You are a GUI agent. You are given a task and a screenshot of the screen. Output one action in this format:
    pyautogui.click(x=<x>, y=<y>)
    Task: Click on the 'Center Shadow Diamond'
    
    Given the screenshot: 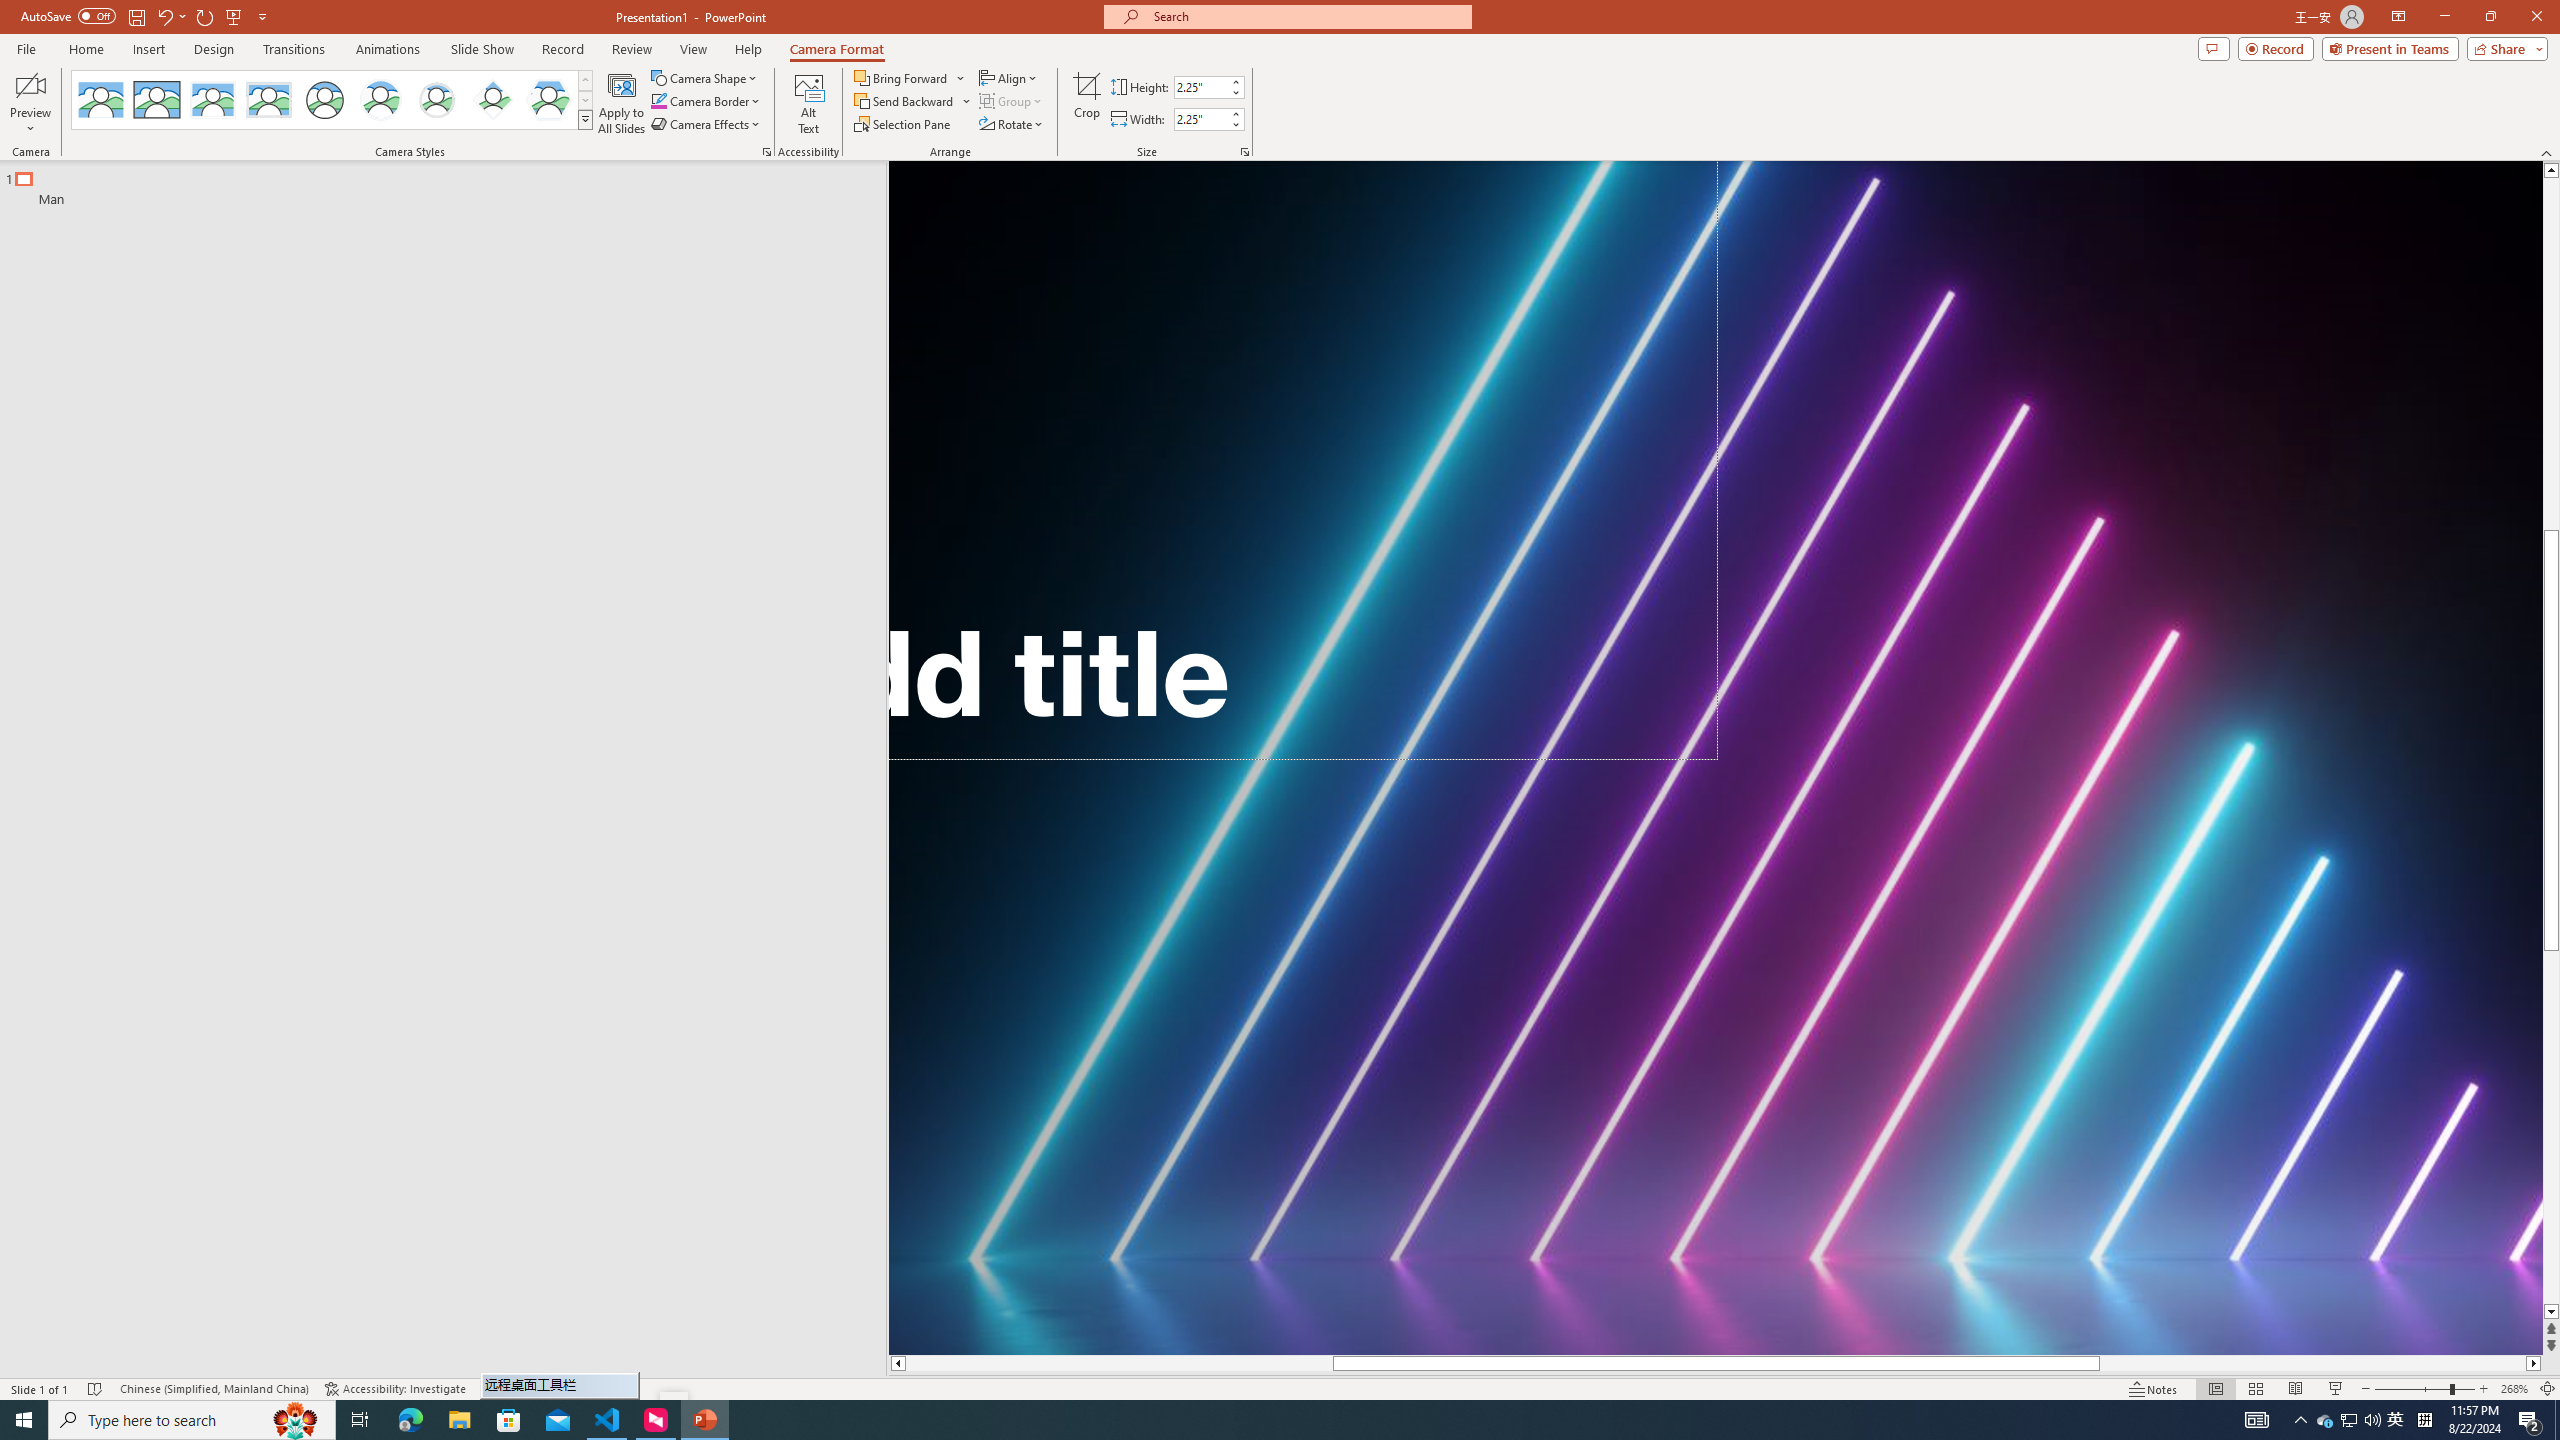 What is the action you would take?
    pyautogui.click(x=493, y=99)
    